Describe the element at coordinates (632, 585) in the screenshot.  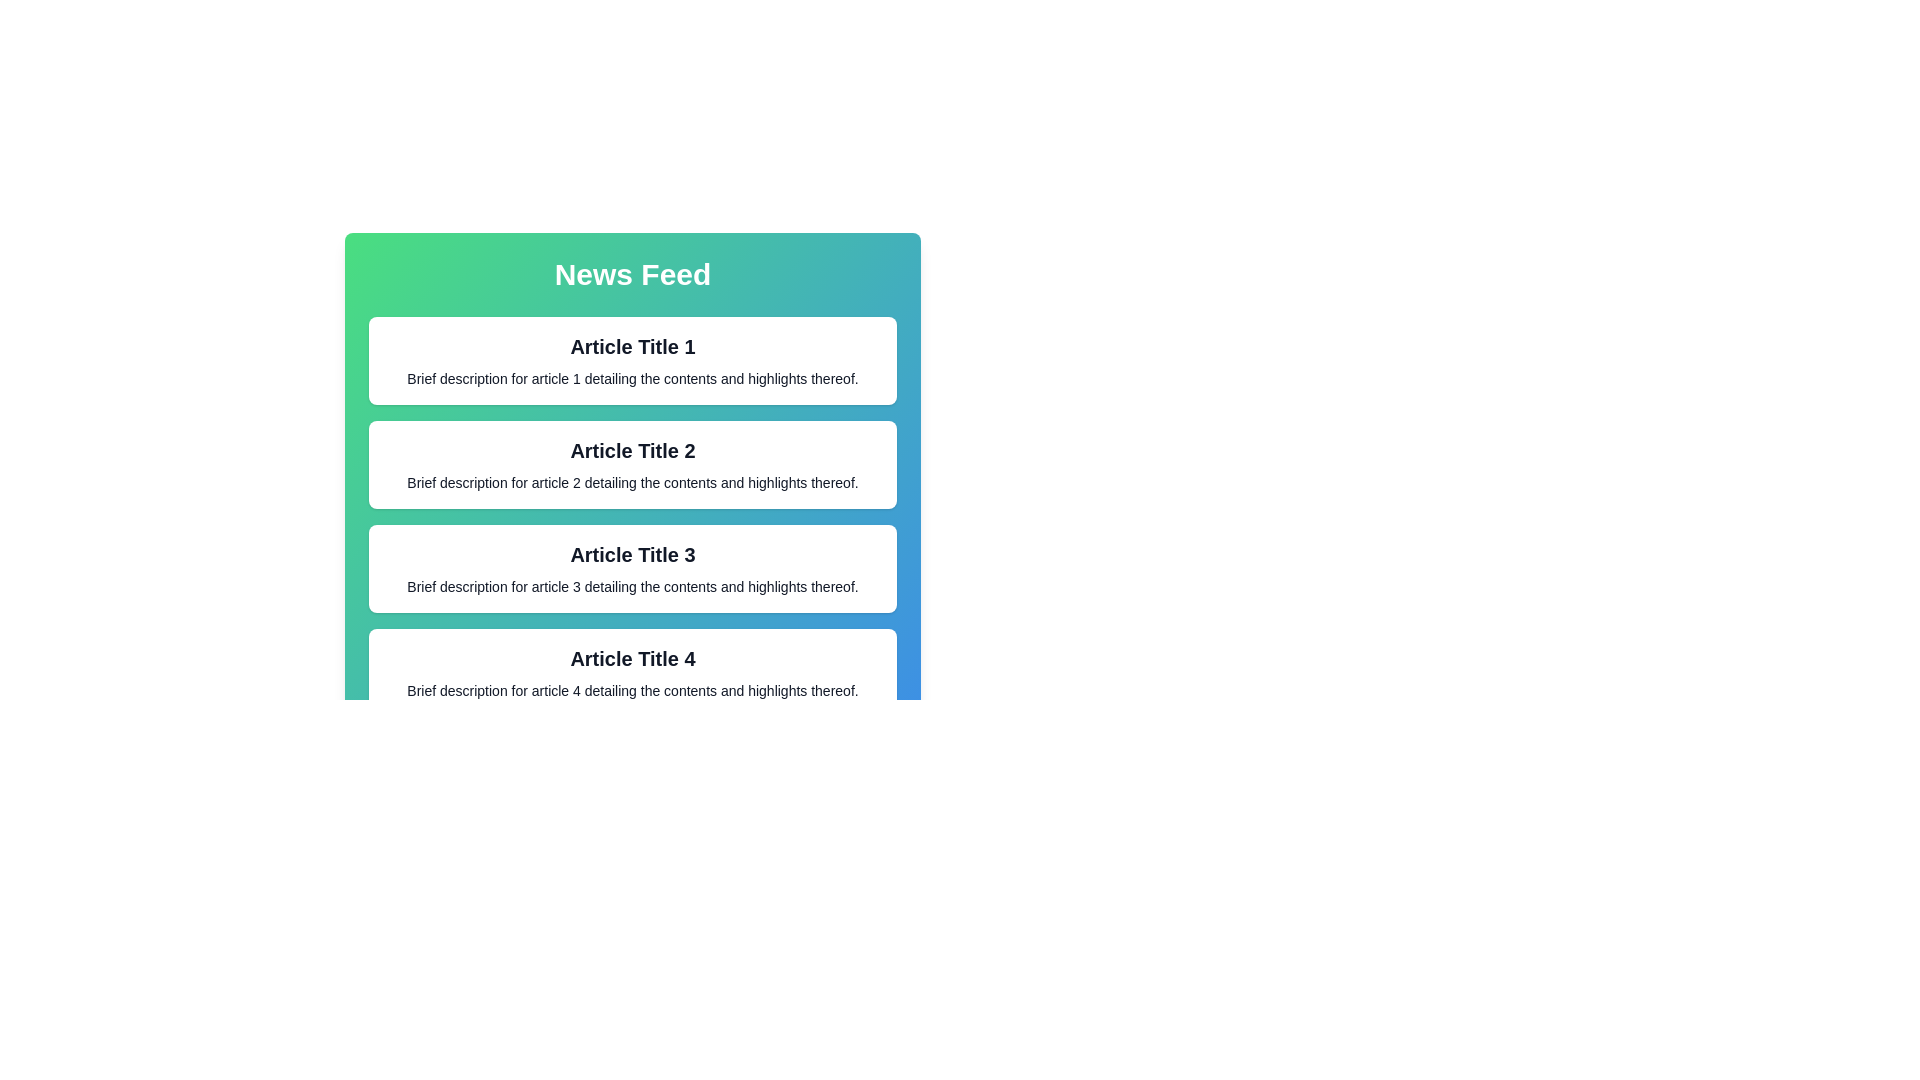
I see `text 'Brief description for article 3 detailing the contents and highlights thereof.' located below the heading 'Article Title 3' within the third article card` at that location.